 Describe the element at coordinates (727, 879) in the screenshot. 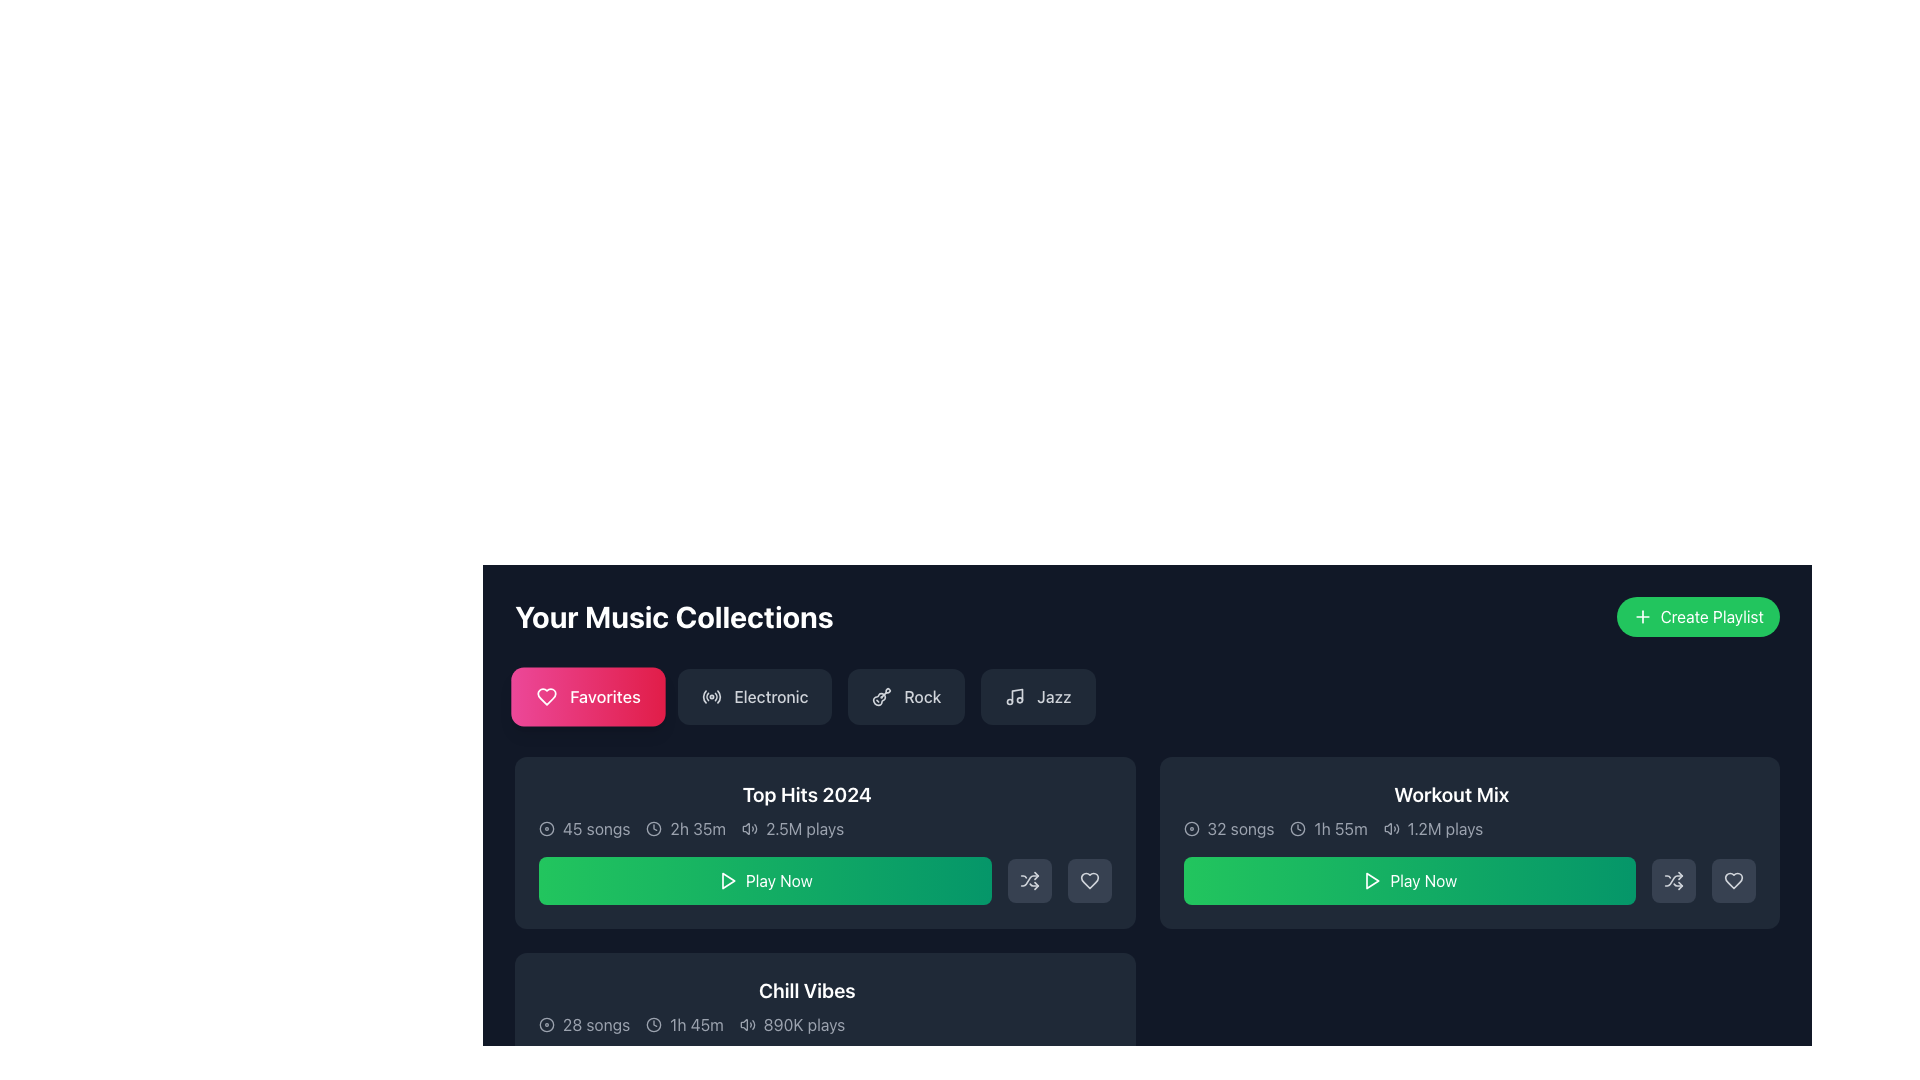

I see `the centrally positioned 'Play' icon located in the 'Top Hits 2024' row` at that location.